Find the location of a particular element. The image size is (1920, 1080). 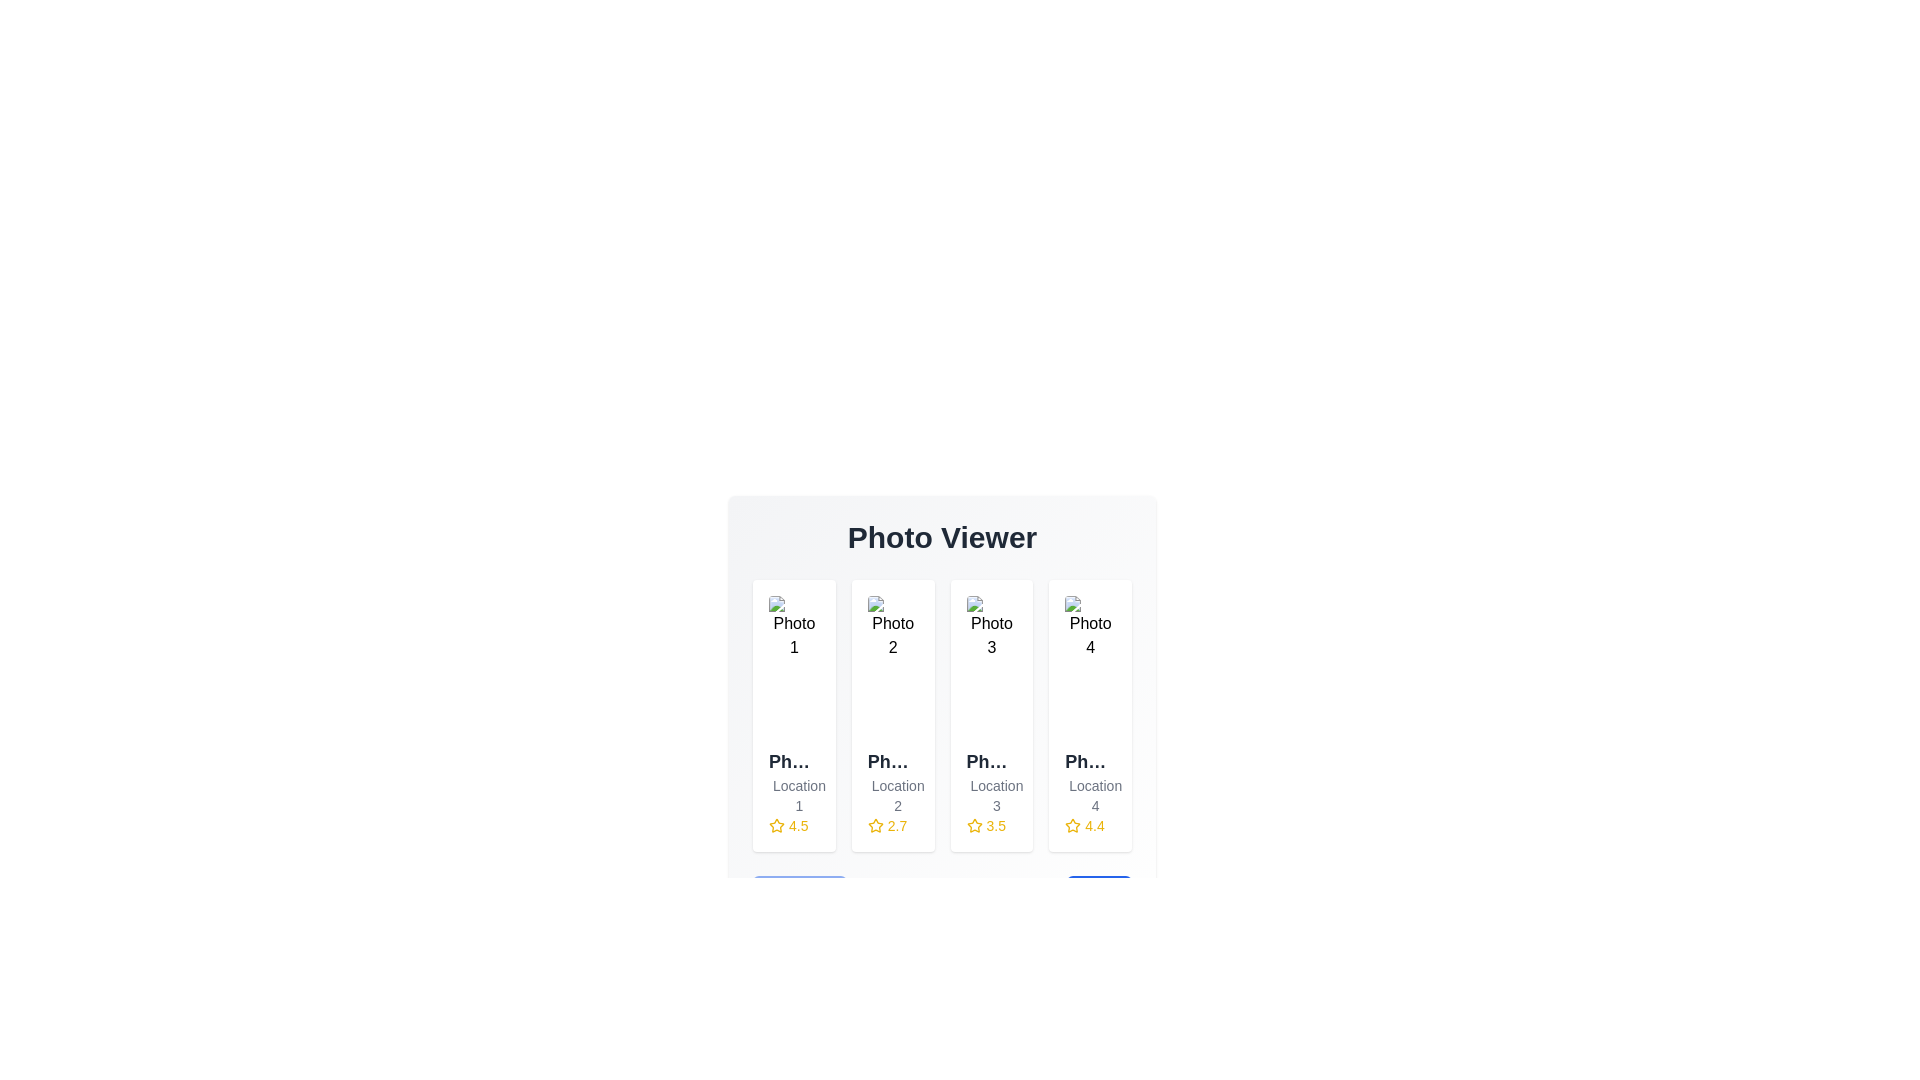

the rating icon located in the second column below 'Location 2' and above the value '2.7' is located at coordinates (875, 825).